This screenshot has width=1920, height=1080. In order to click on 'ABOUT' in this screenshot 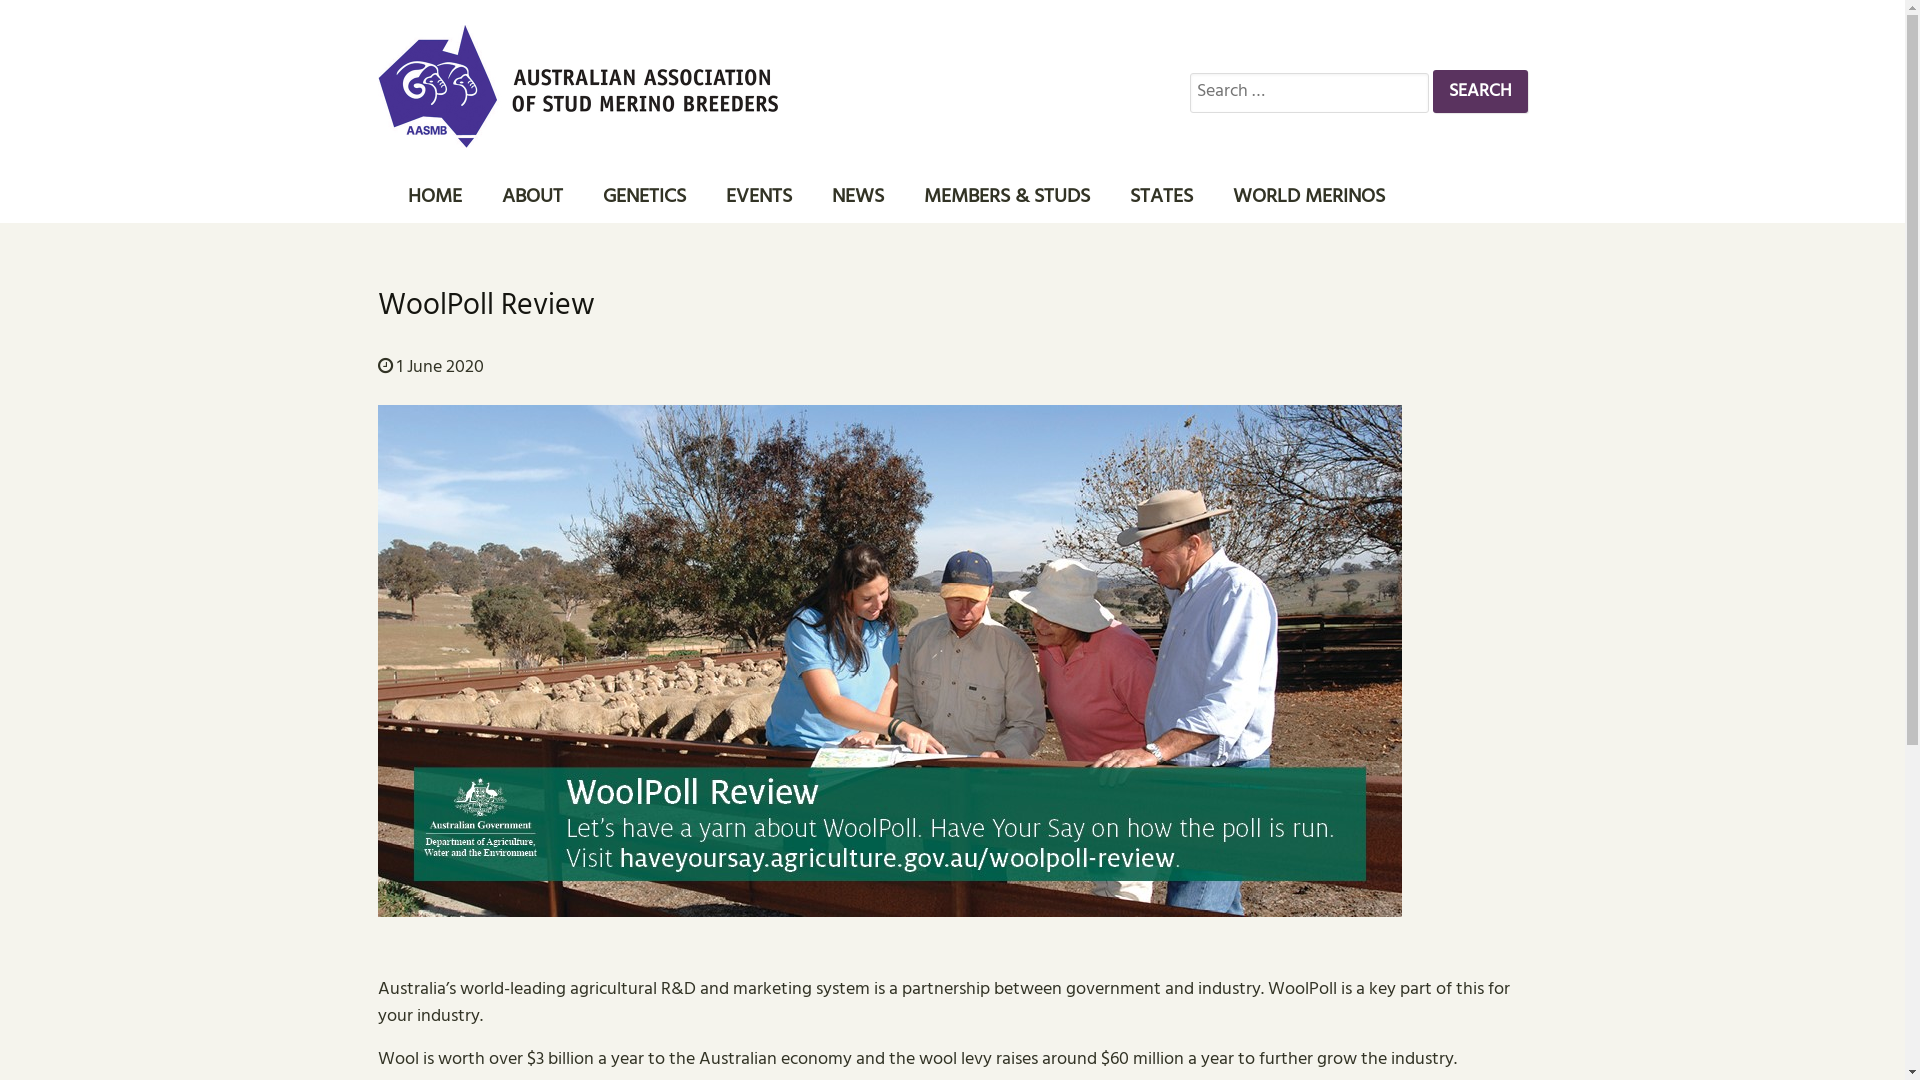, I will do `click(532, 196)`.